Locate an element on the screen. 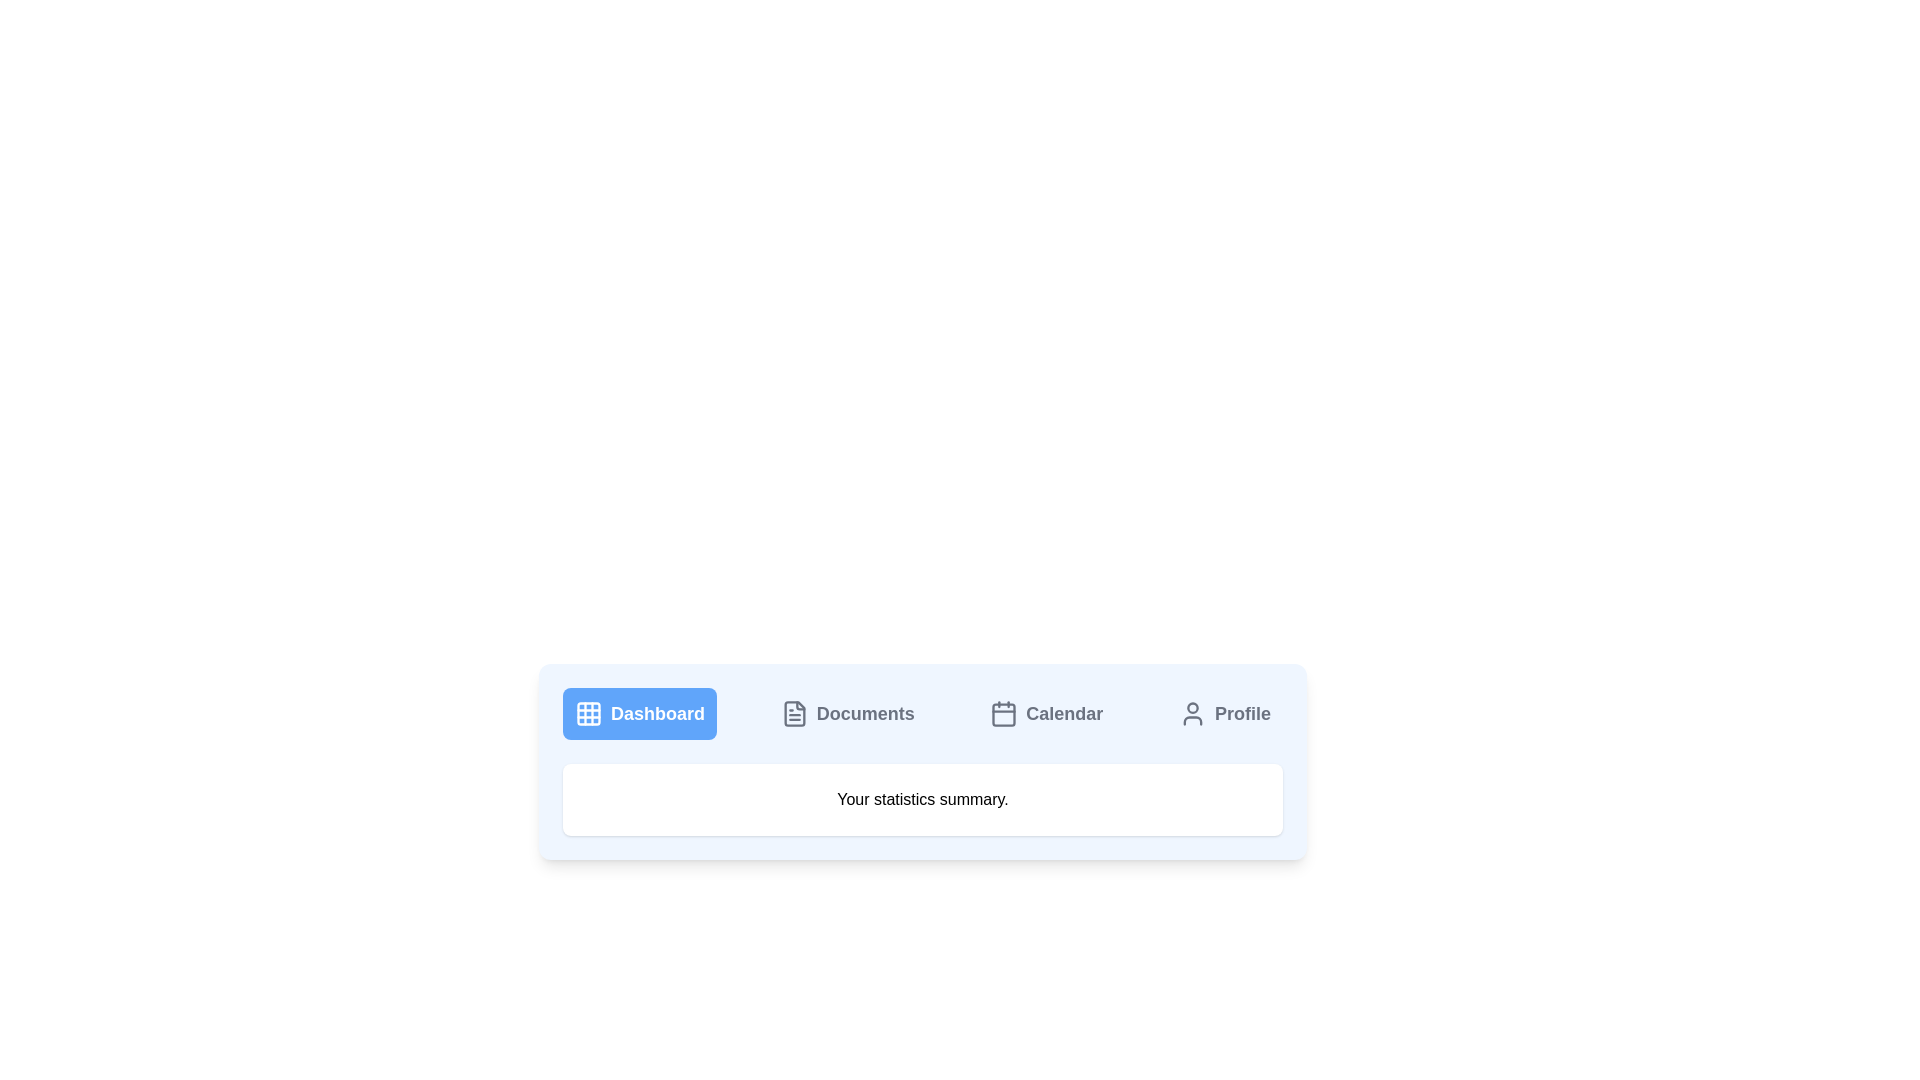 The width and height of the screenshot is (1920, 1080). the user's profile icon, which is a gray outlined circle with a minimalist design, located on the far right of the navigation menu is located at coordinates (1192, 712).